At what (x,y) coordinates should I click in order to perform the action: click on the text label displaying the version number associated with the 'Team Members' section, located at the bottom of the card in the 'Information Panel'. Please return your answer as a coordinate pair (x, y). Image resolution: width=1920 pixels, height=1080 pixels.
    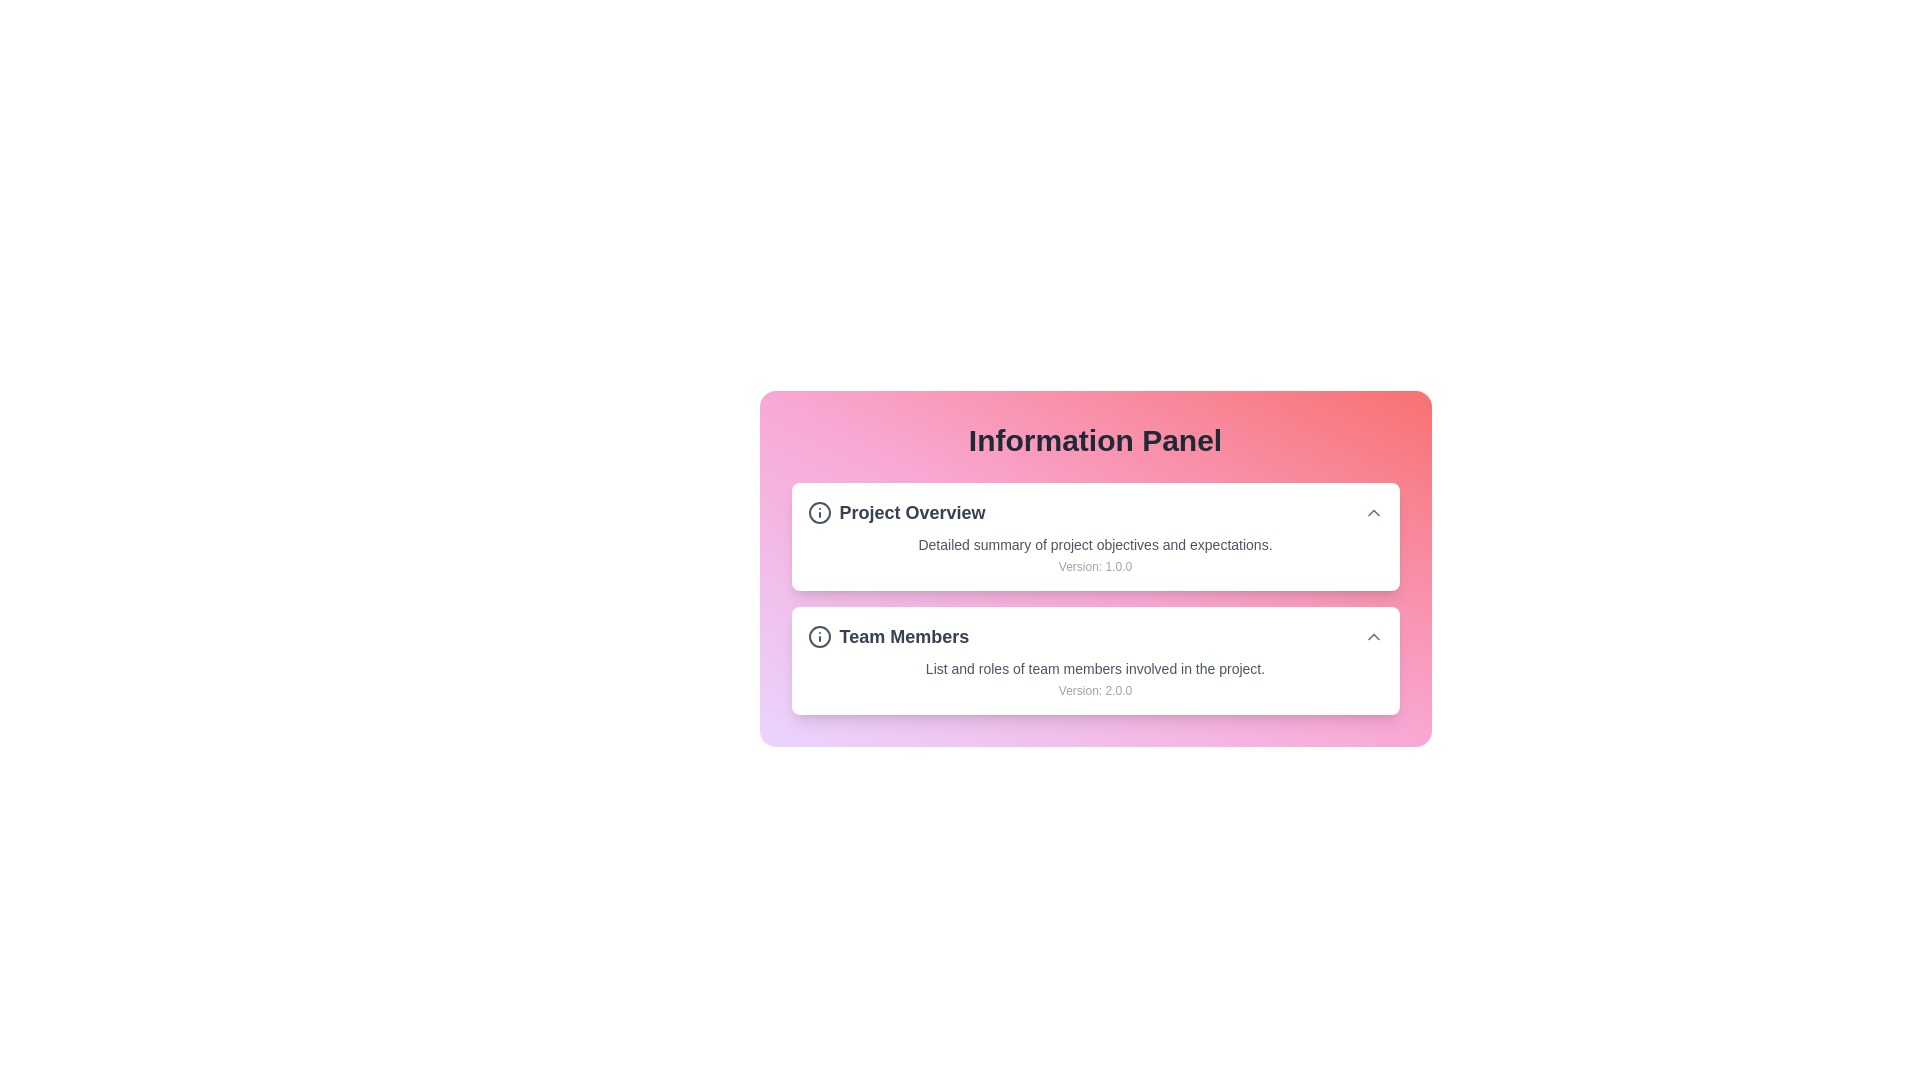
    Looking at the image, I should click on (1094, 689).